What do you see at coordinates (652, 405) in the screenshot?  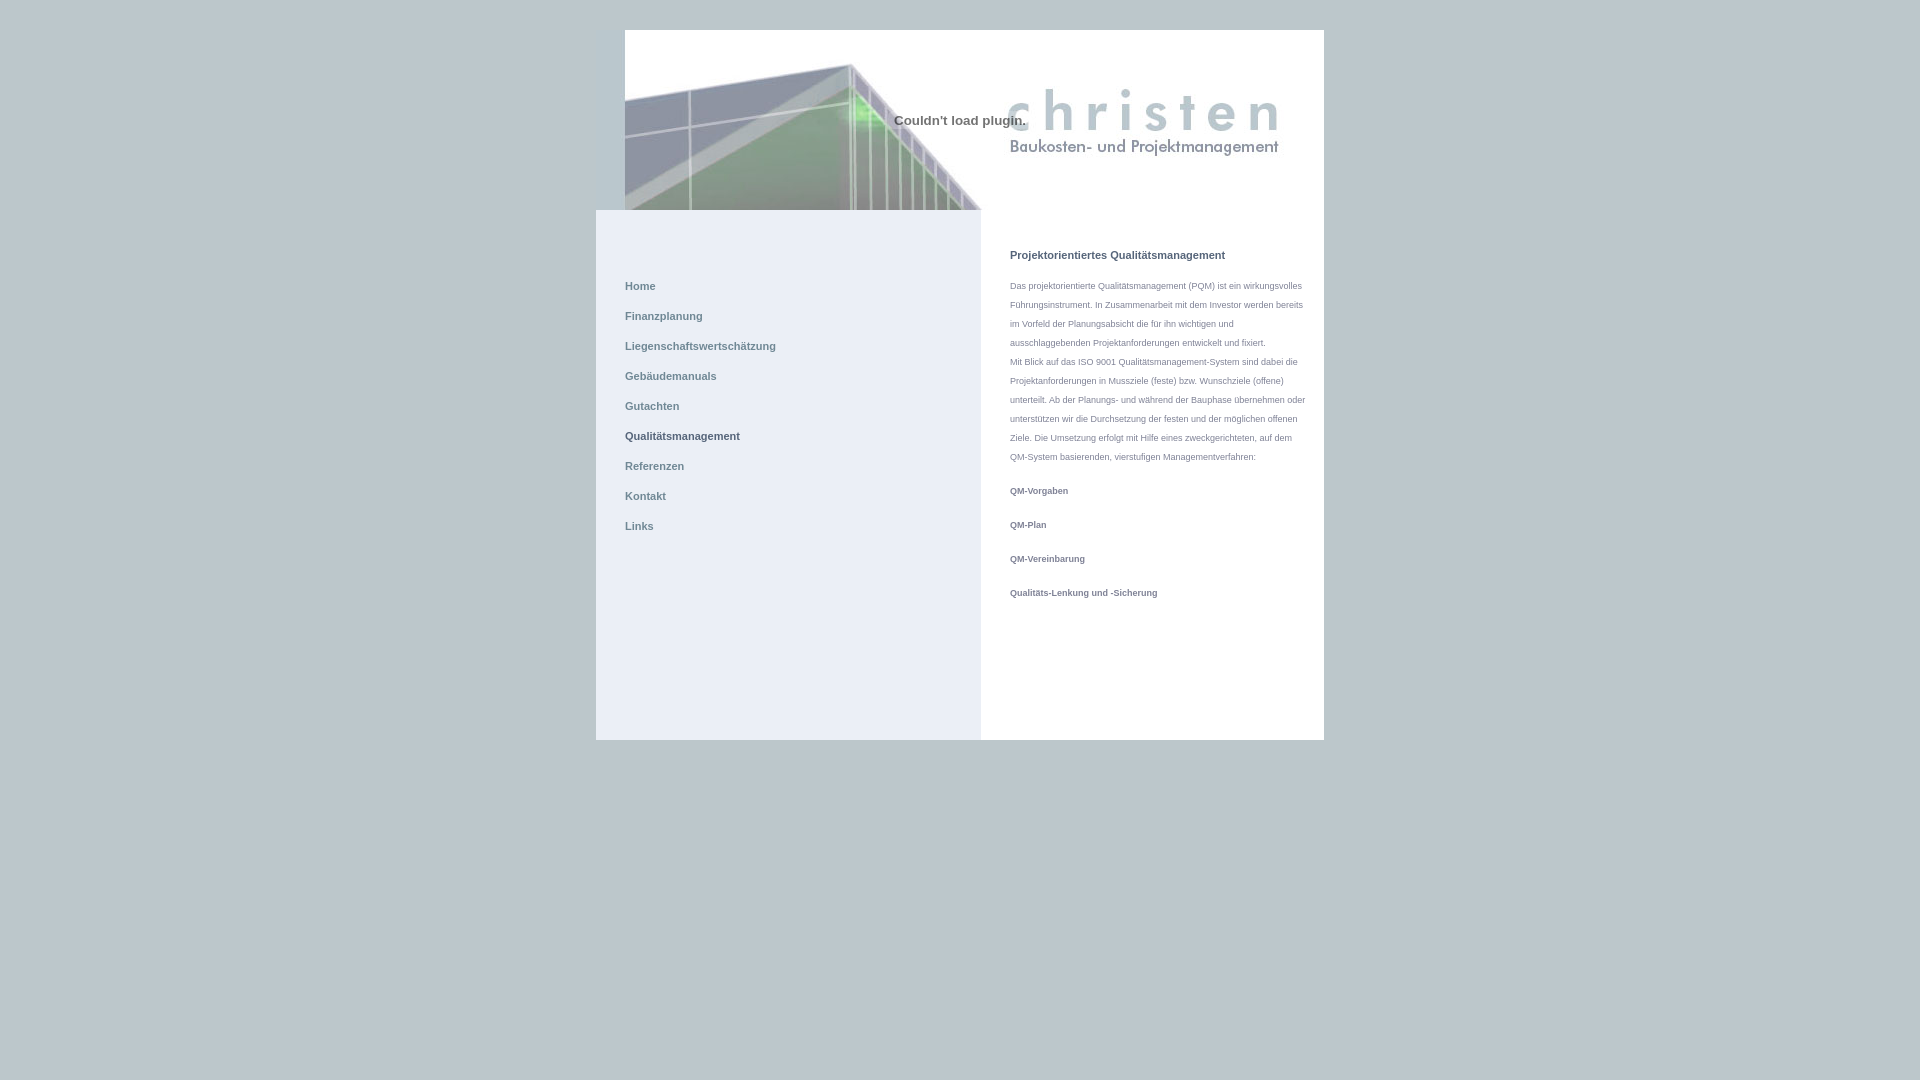 I see `'Gutachten'` at bounding box center [652, 405].